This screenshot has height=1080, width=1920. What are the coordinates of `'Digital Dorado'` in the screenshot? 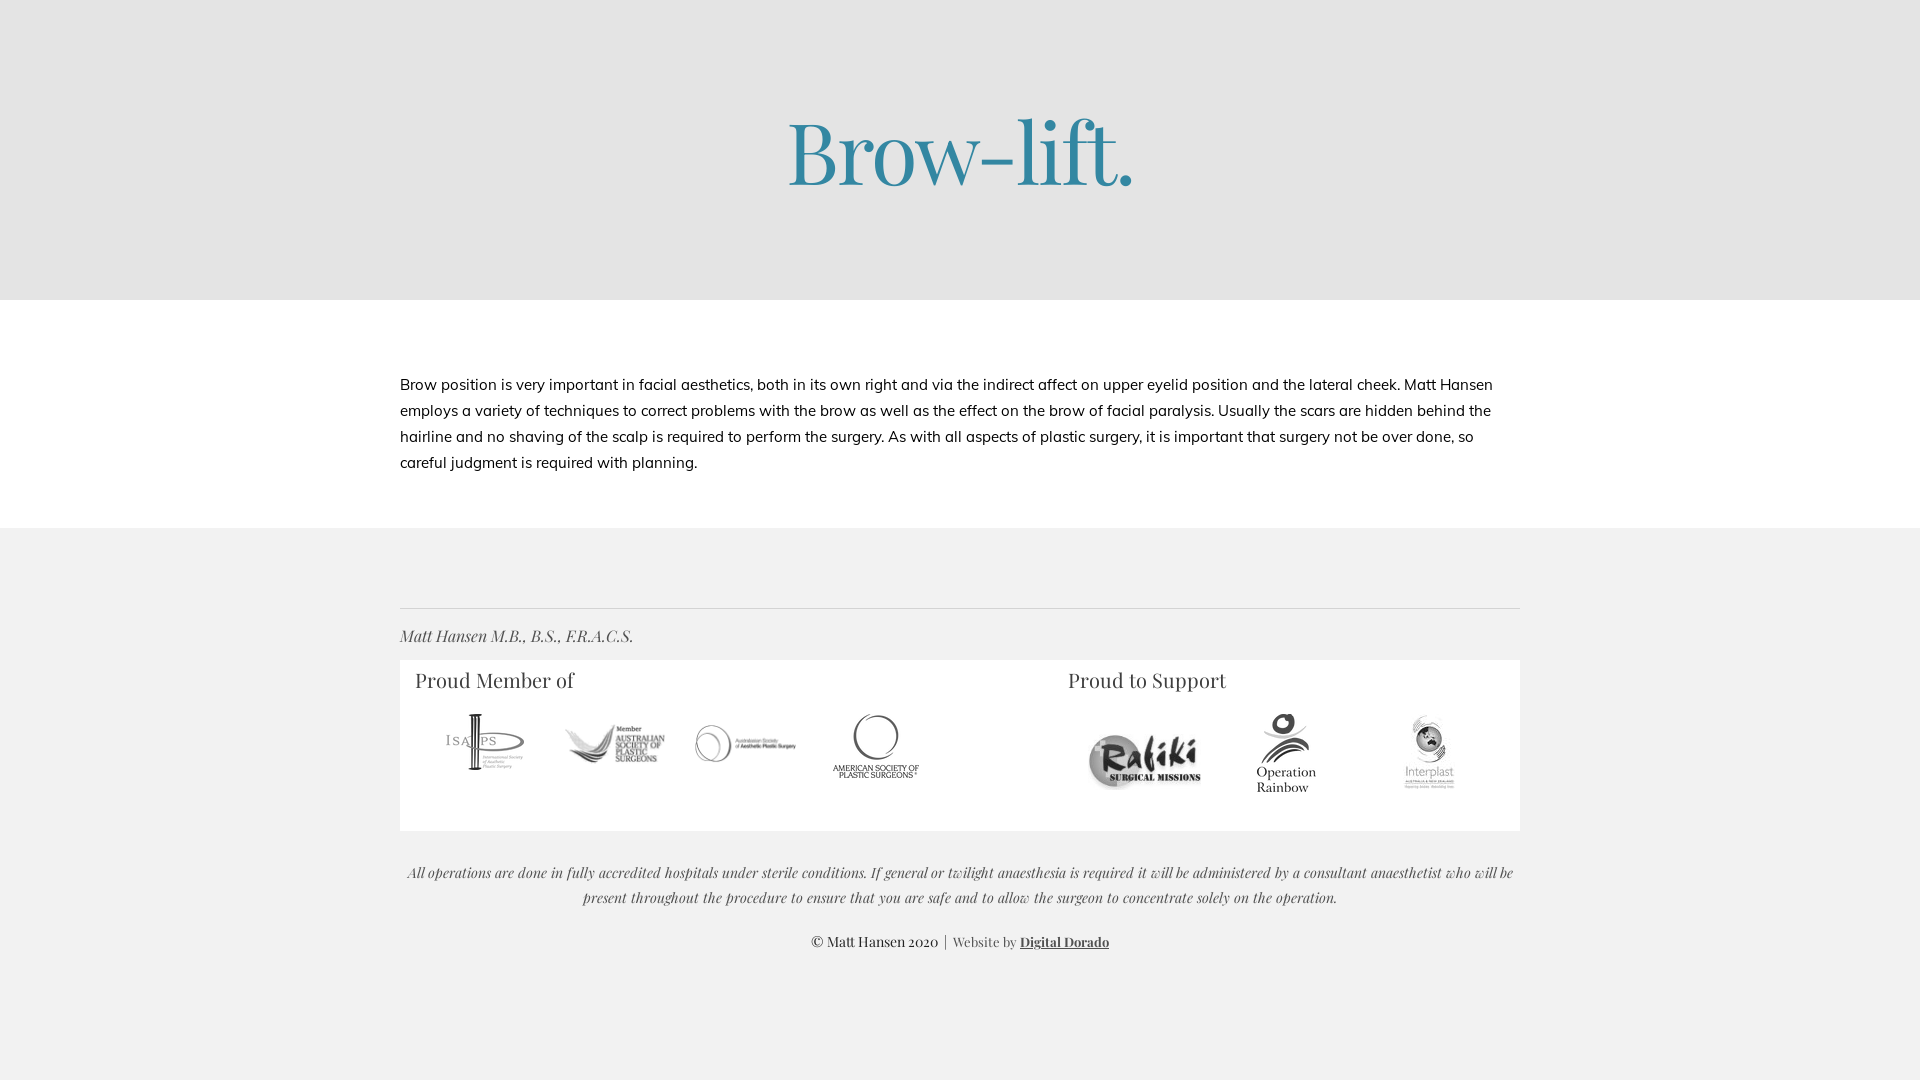 It's located at (1063, 941).